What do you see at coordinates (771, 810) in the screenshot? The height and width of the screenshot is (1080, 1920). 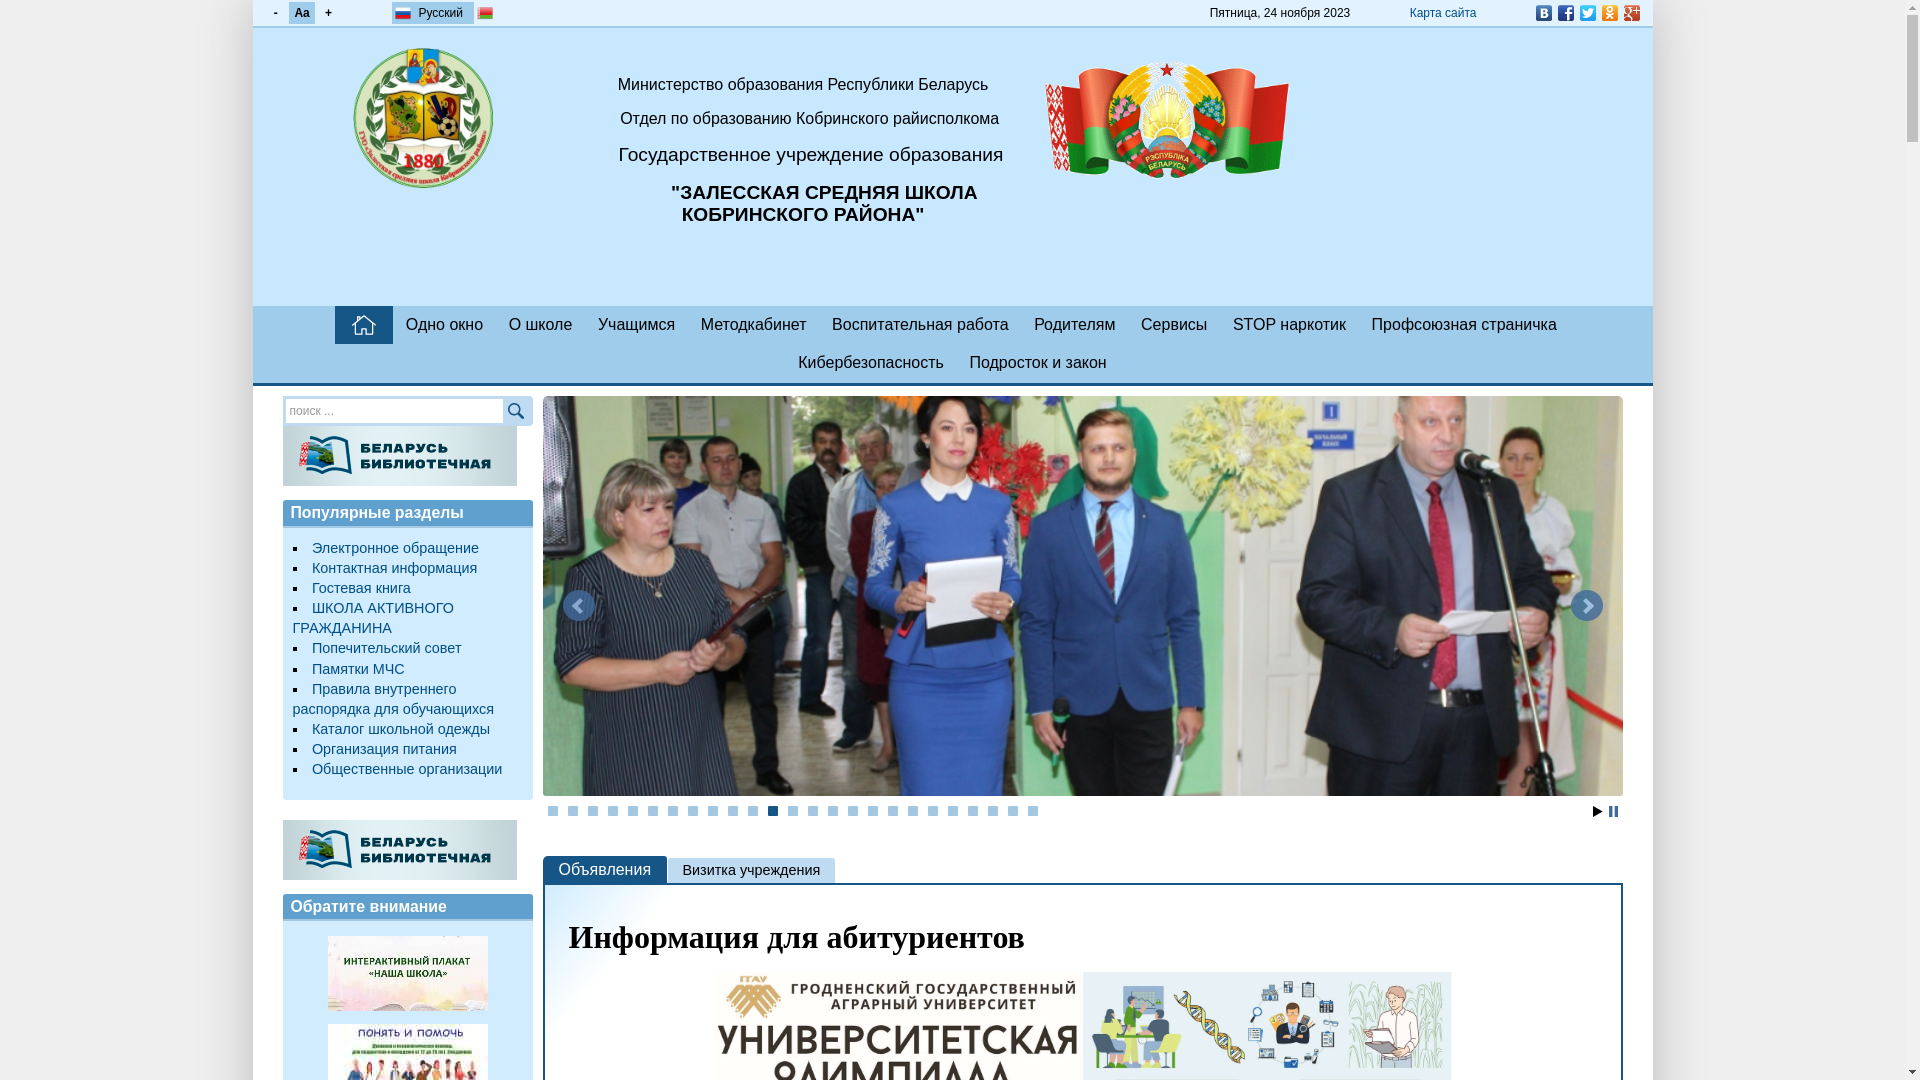 I see `'12'` at bounding box center [771, 810].